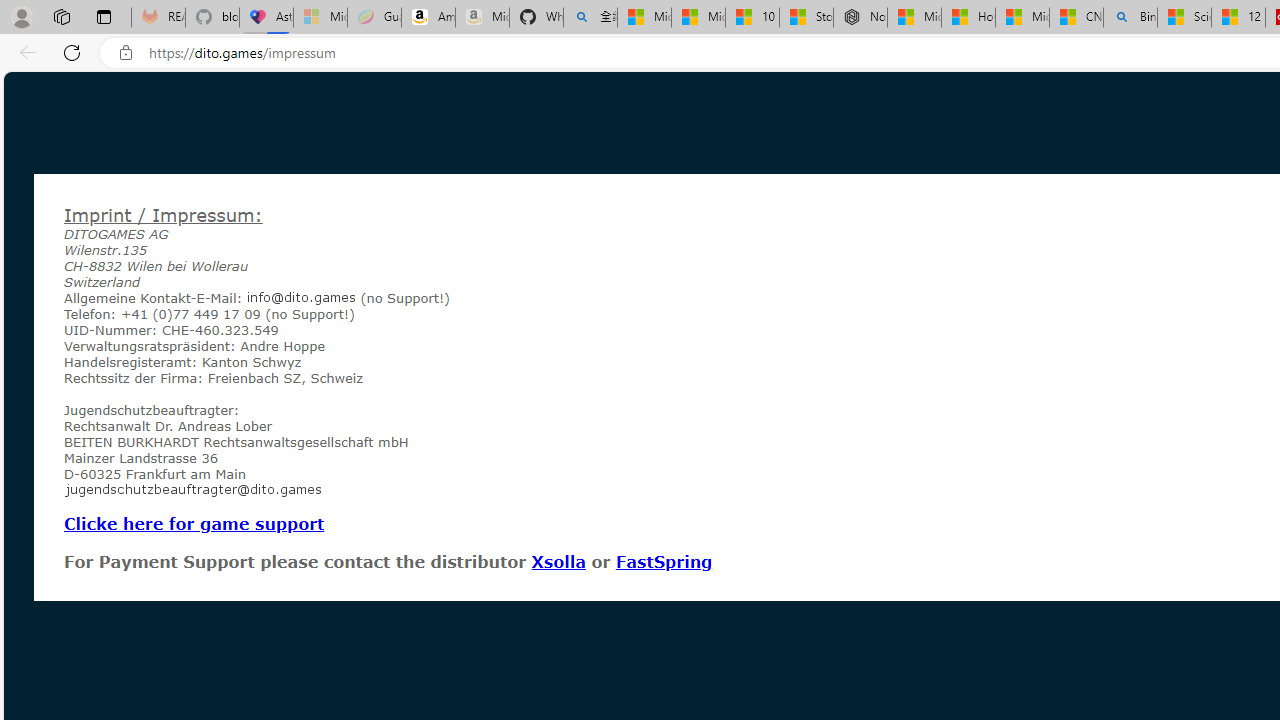 The height and width of the screenshot is (720, 1280). I want to click on 'Science - MSN', so click(1184, 17).